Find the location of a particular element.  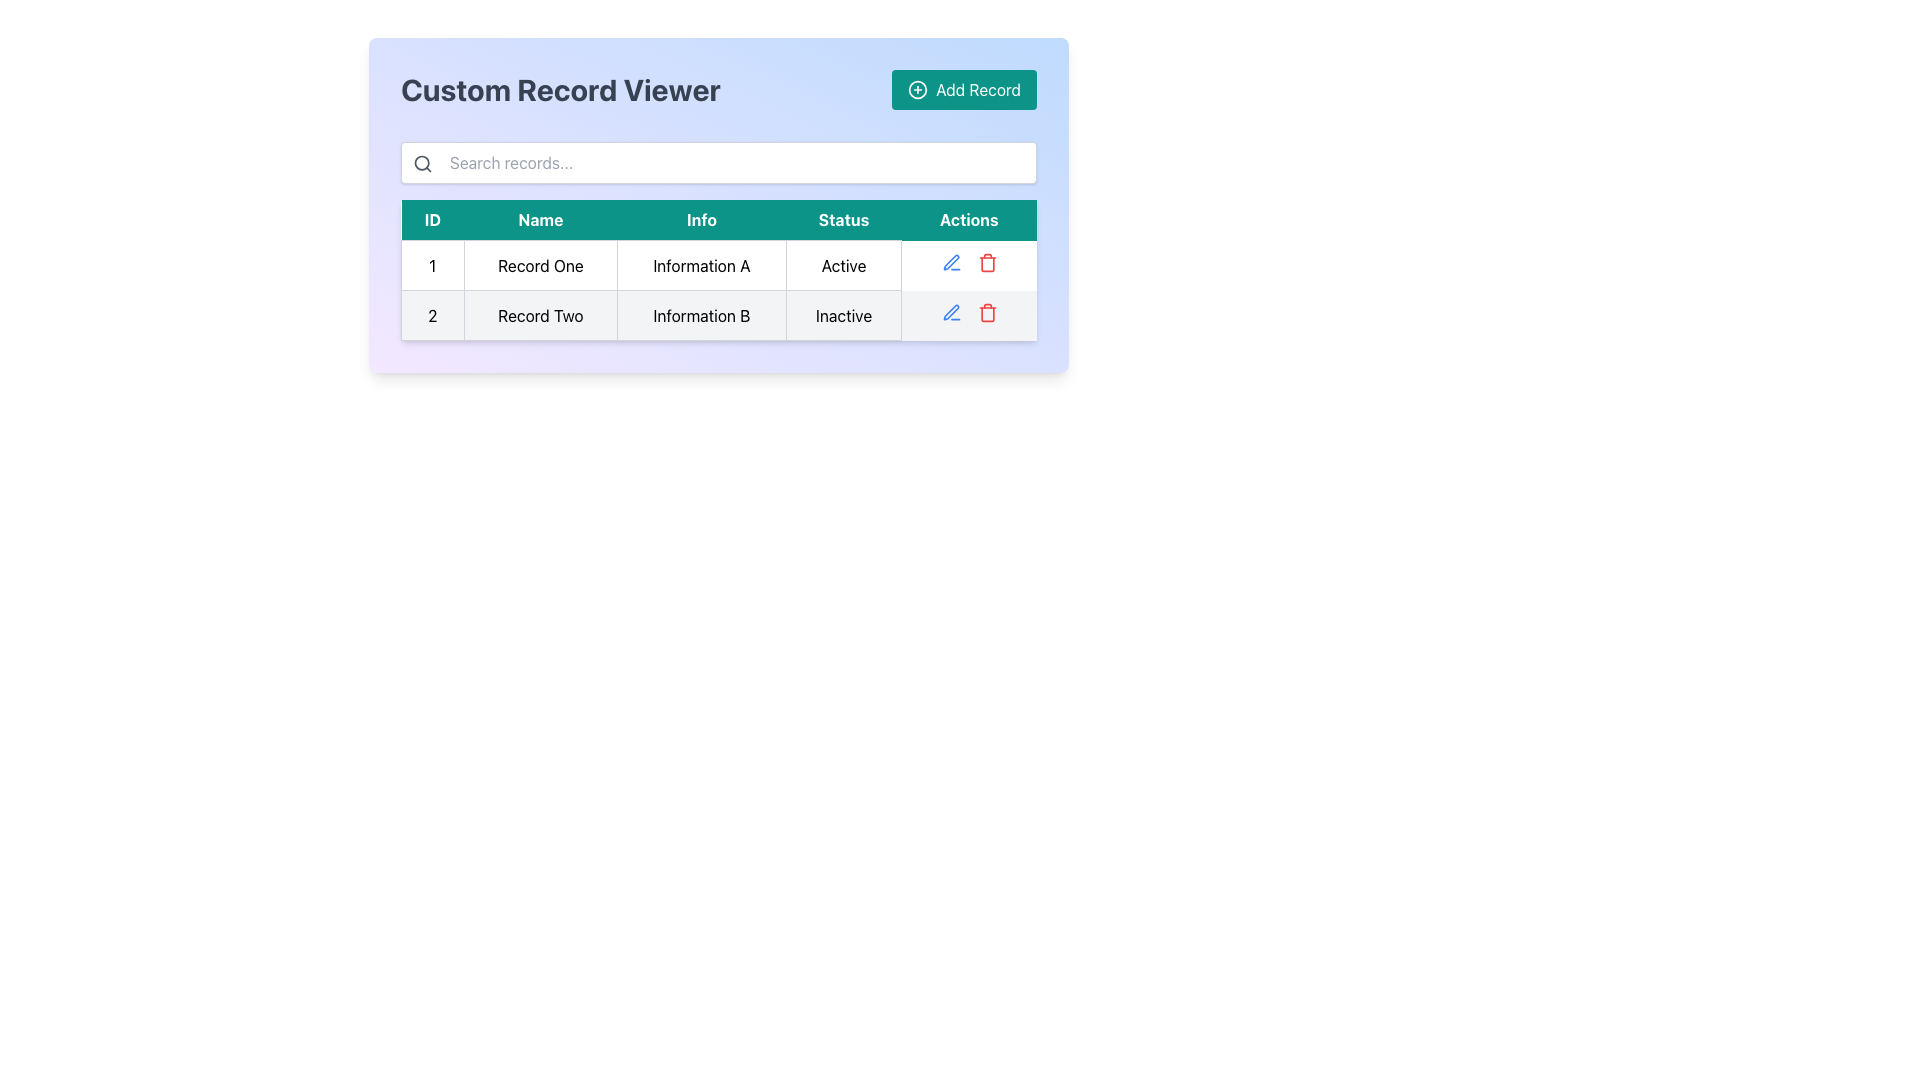

the 'Inactive' text label in the fourth column of the second row of the table located beneath the search bar in the 'Custom Record Viewer' section is located at coordinates (844, 315).